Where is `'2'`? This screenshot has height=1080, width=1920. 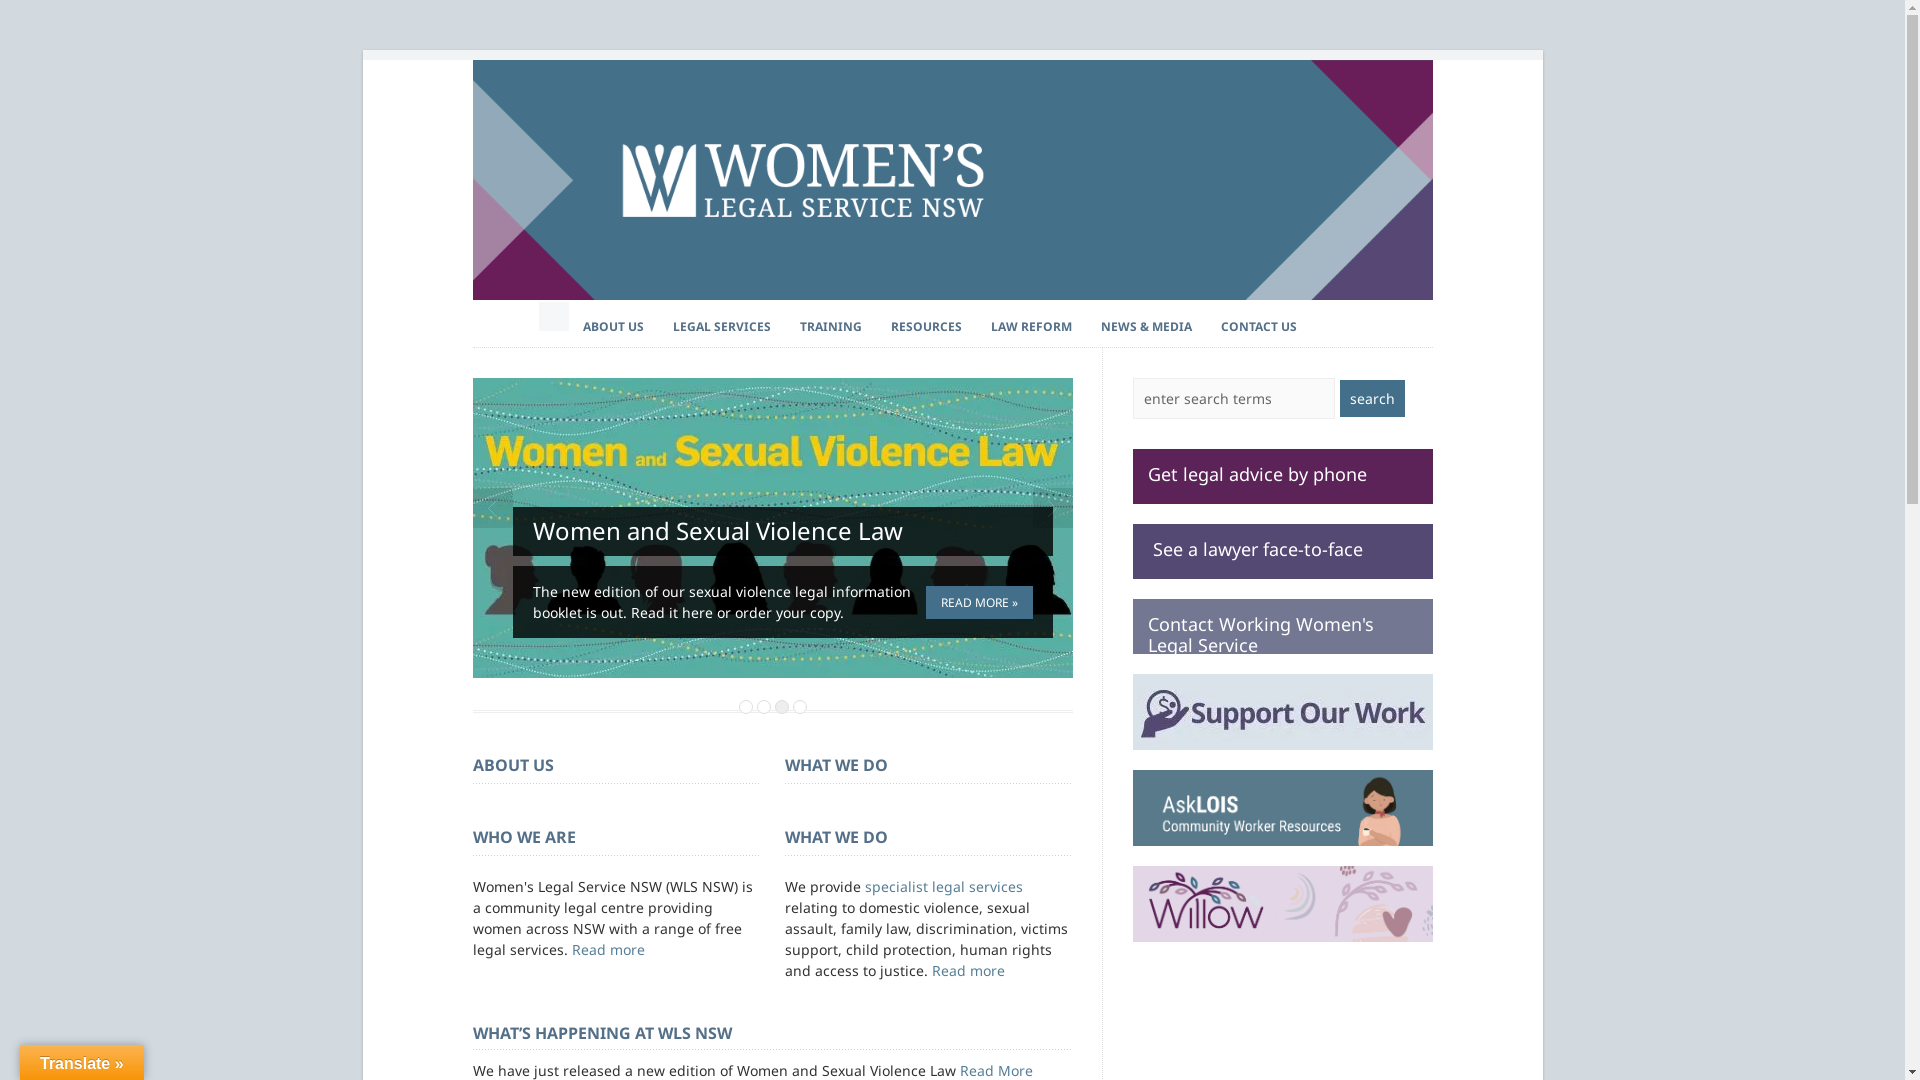
'2' is located at coordinates (762, 705).